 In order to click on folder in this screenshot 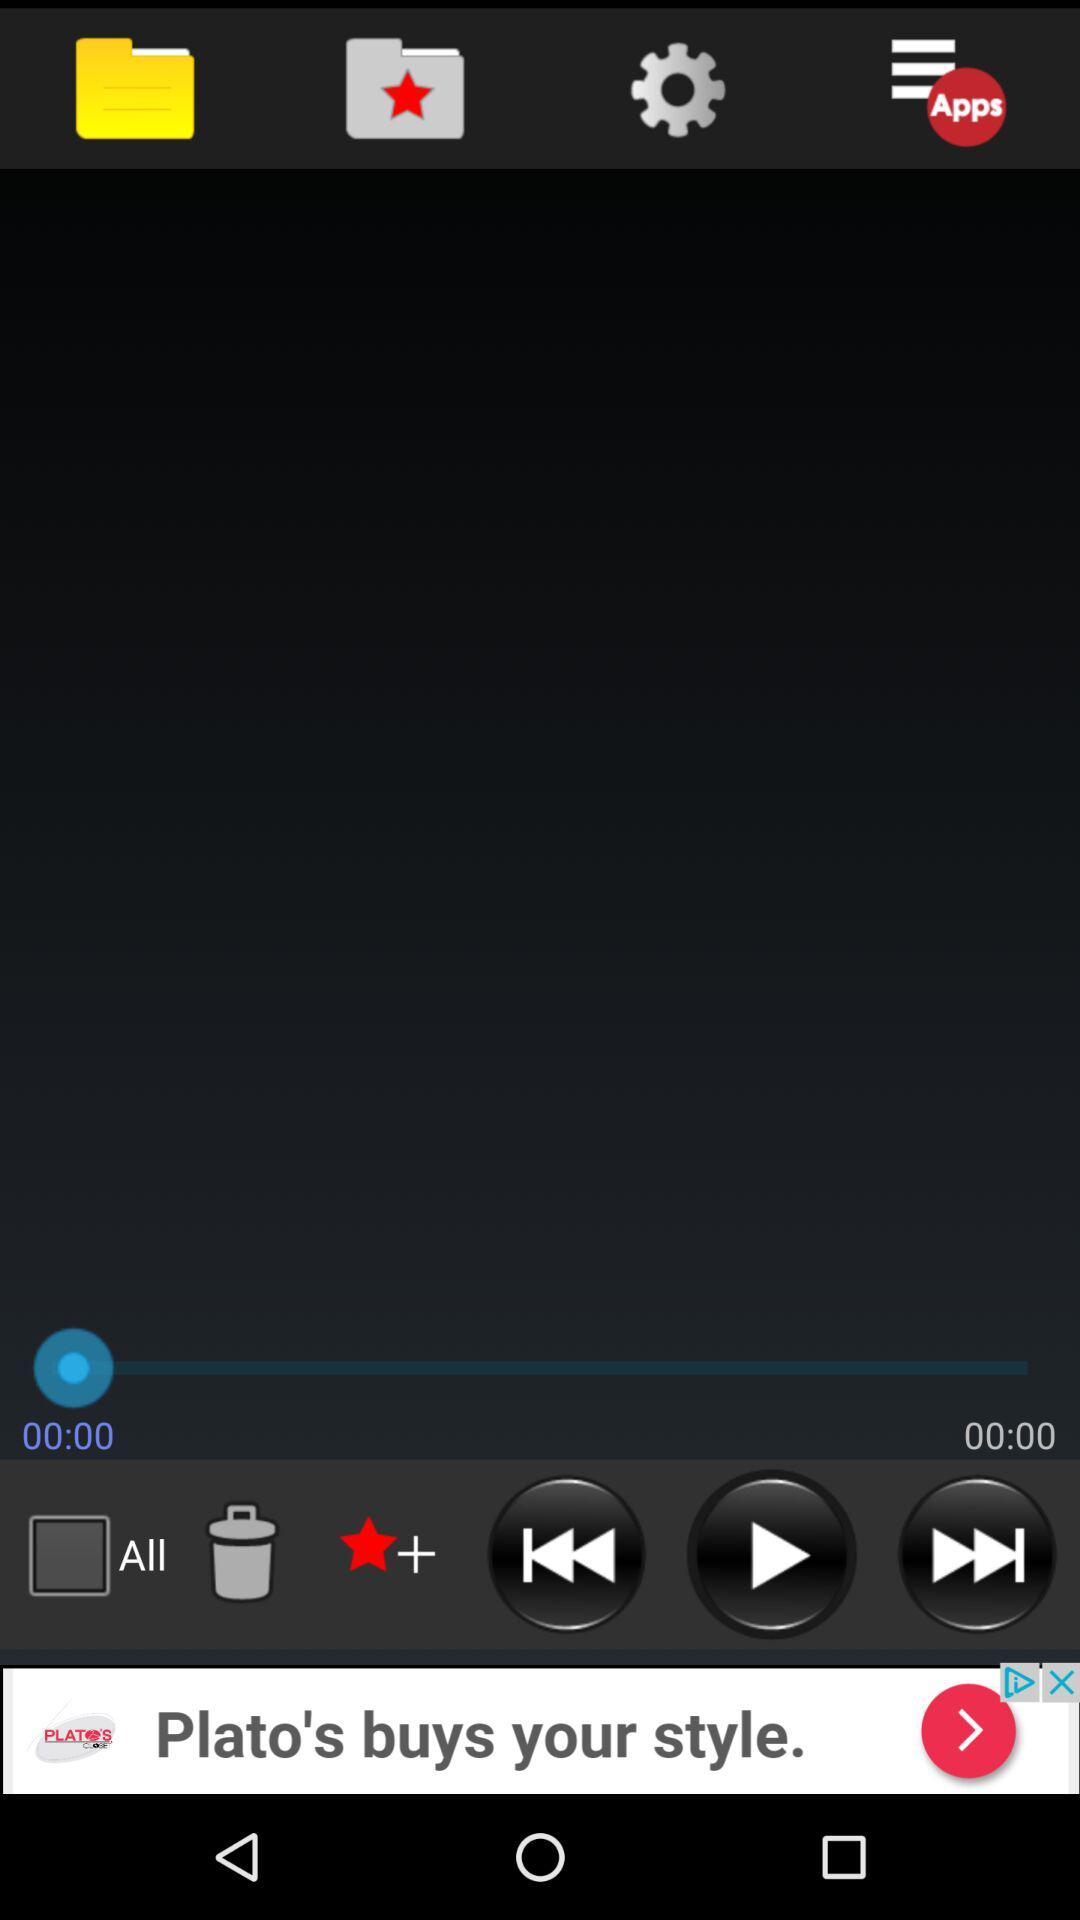, I will do `click(405, 87)`.